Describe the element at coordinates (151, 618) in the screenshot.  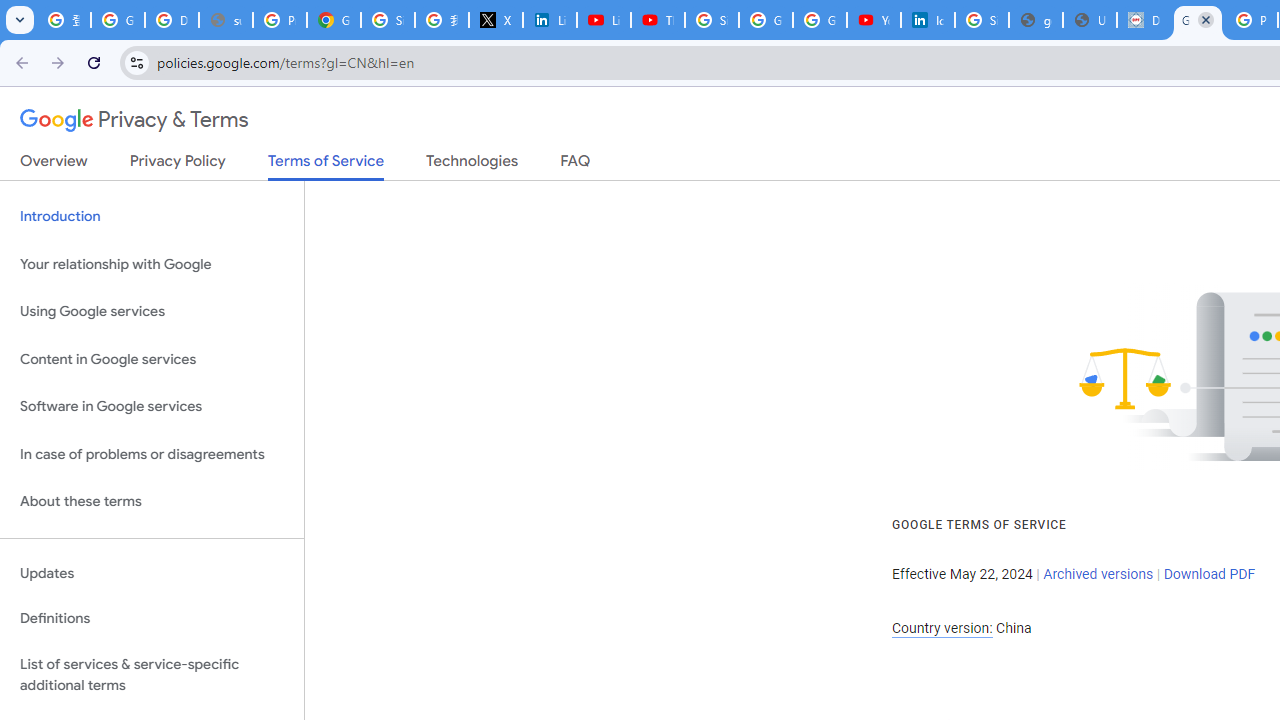
I see `'Definitions'` at that location.